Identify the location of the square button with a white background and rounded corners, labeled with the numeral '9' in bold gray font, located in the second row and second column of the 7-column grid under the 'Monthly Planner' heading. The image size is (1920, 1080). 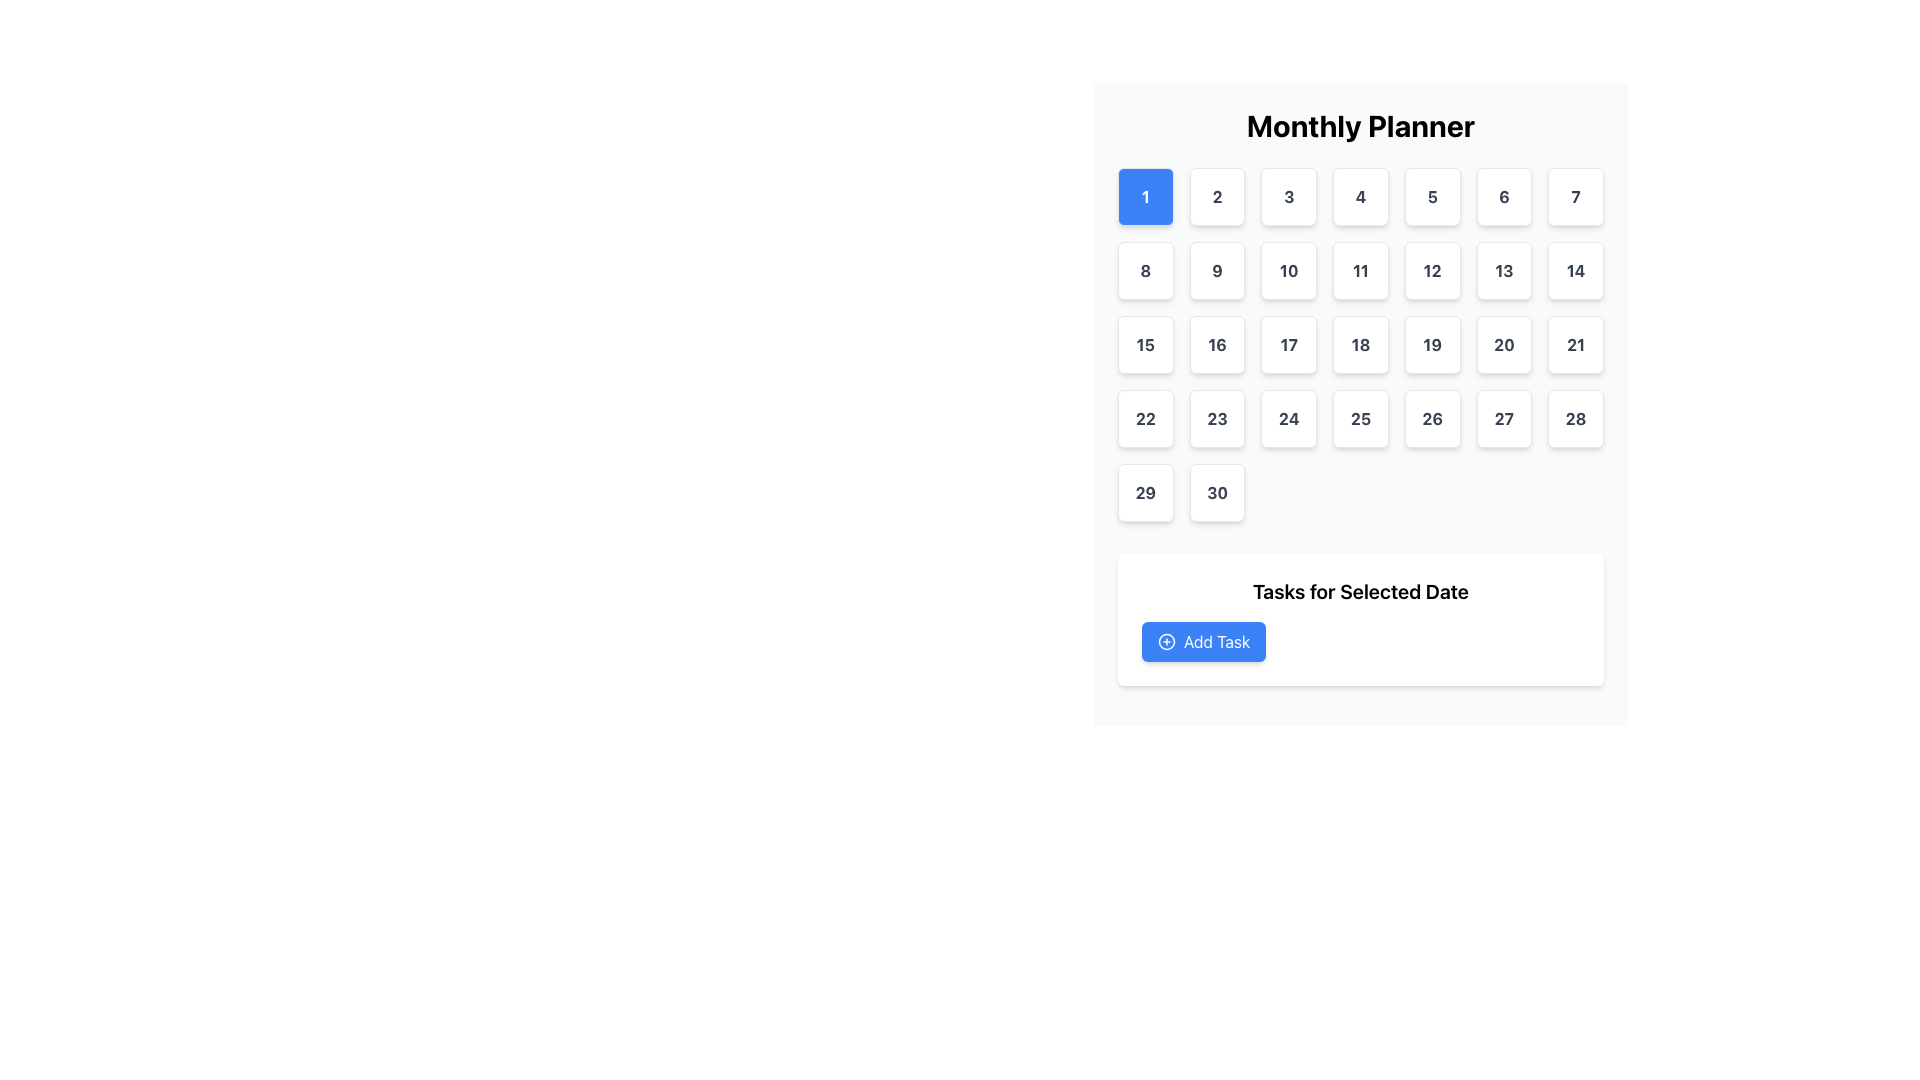
(1216, 270).